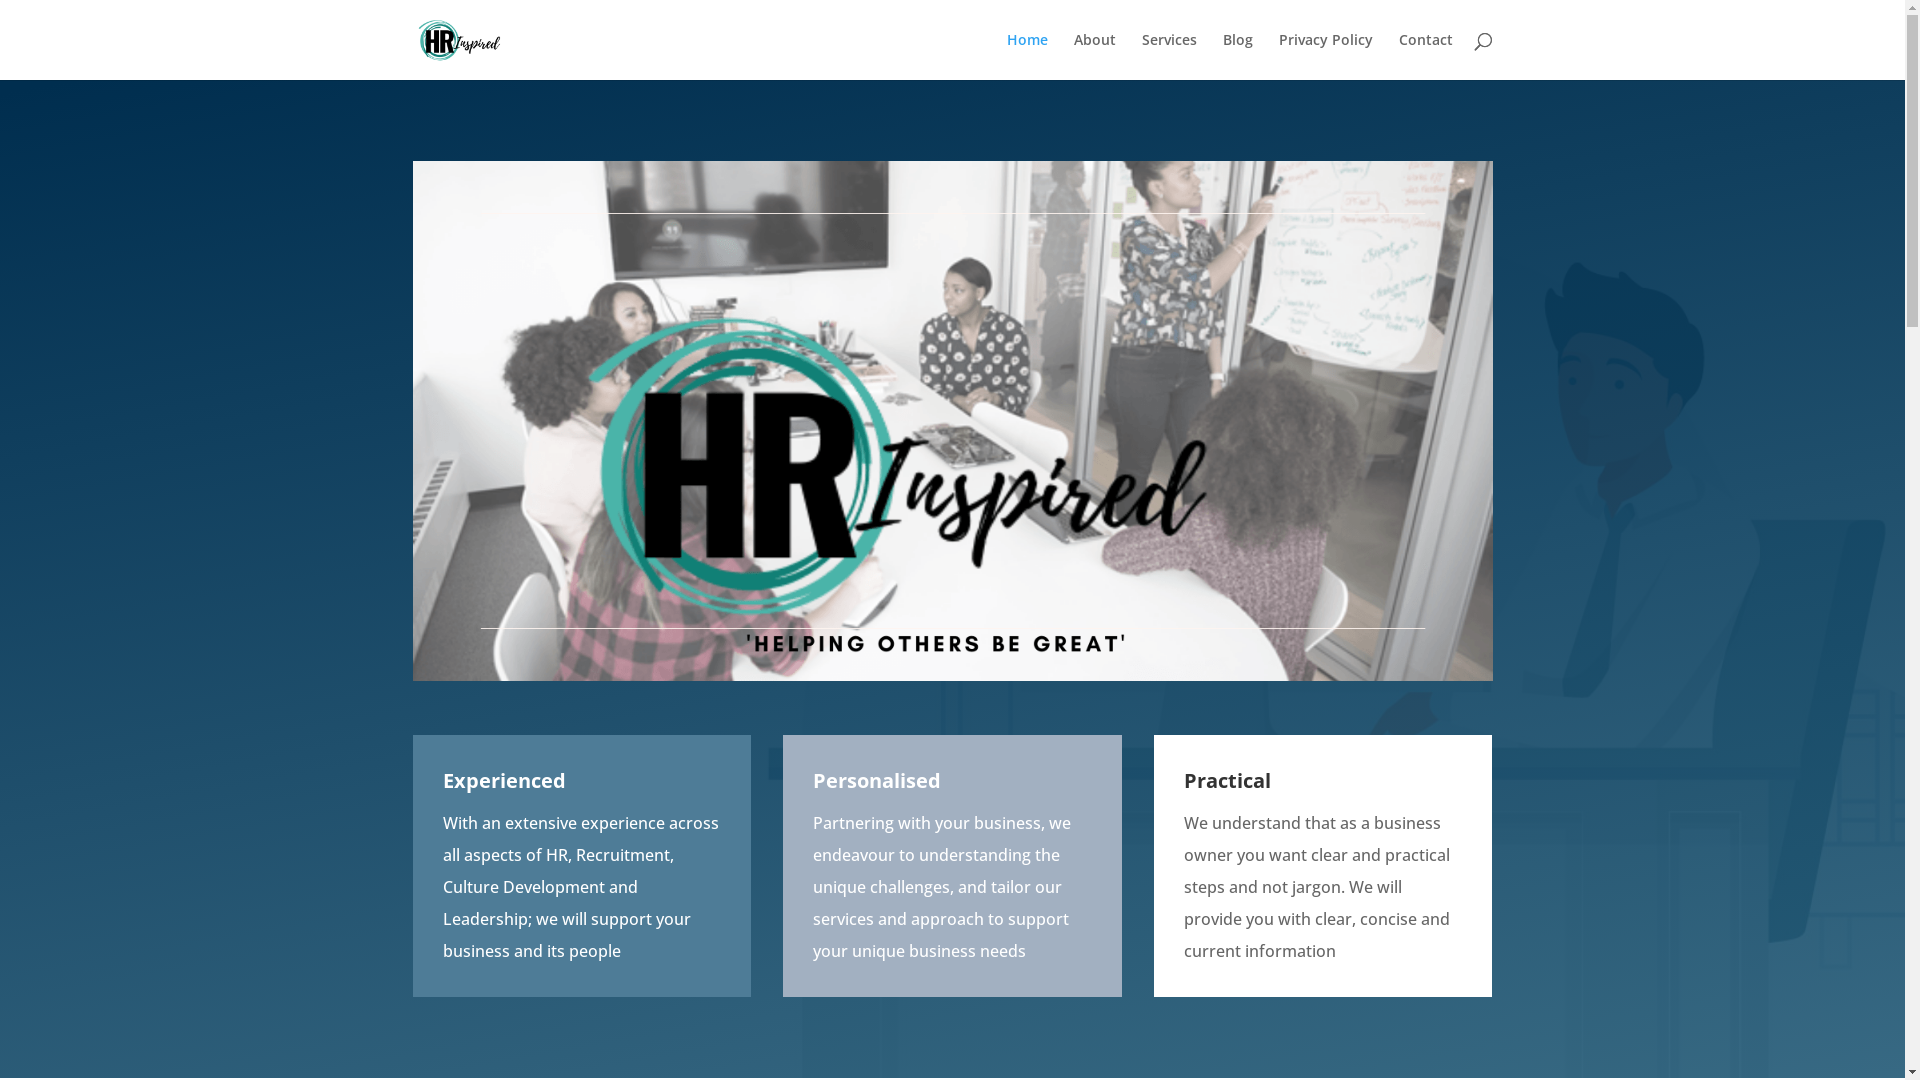 This screenshot has width=1920, height=1080. What do you see at coordinates (1424, 55) in the screenshot?
I see `'Contact'` at bounding box center [1424, 55].